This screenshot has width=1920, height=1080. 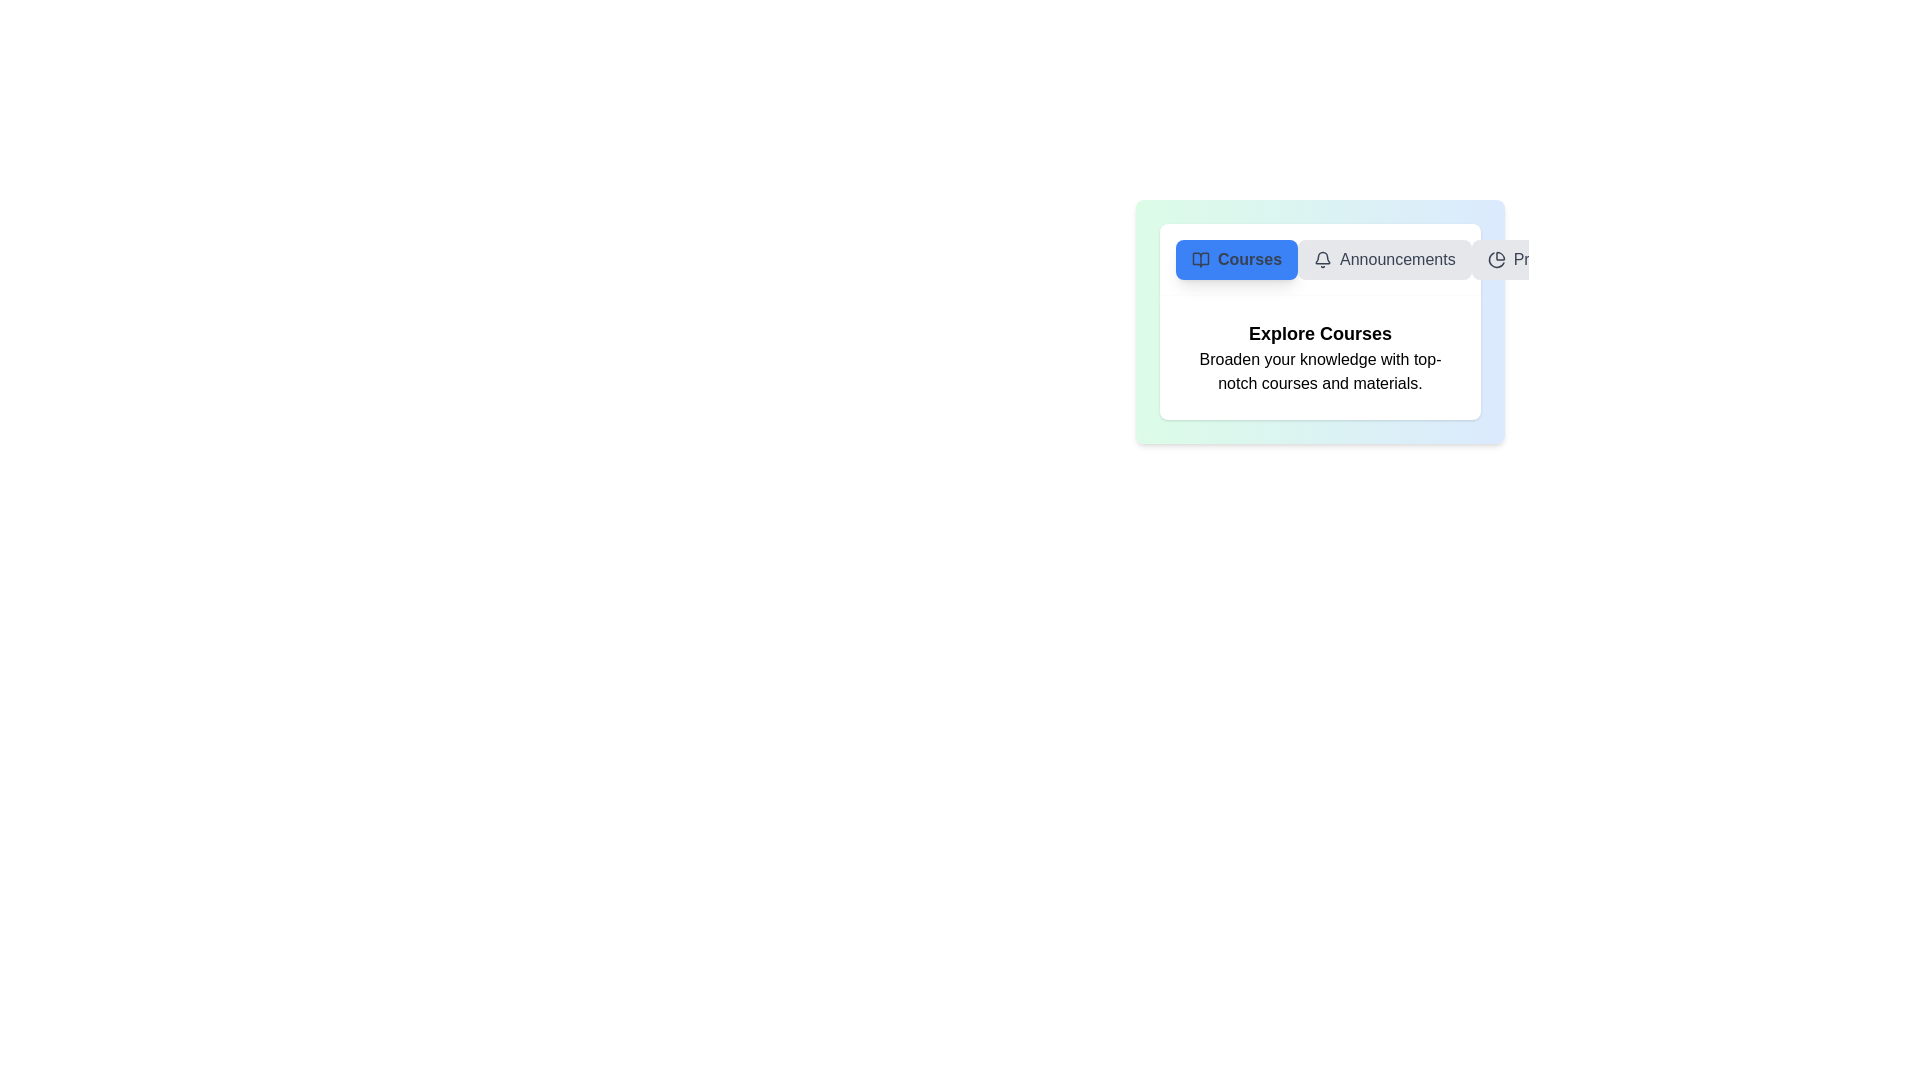 What do you see at coordinates (1236, 258) in the screenshot?
I see `the 'Courses' button, which is the first button in the navigation bar, to activate any hover effects` at bounding box center [1236, 258].